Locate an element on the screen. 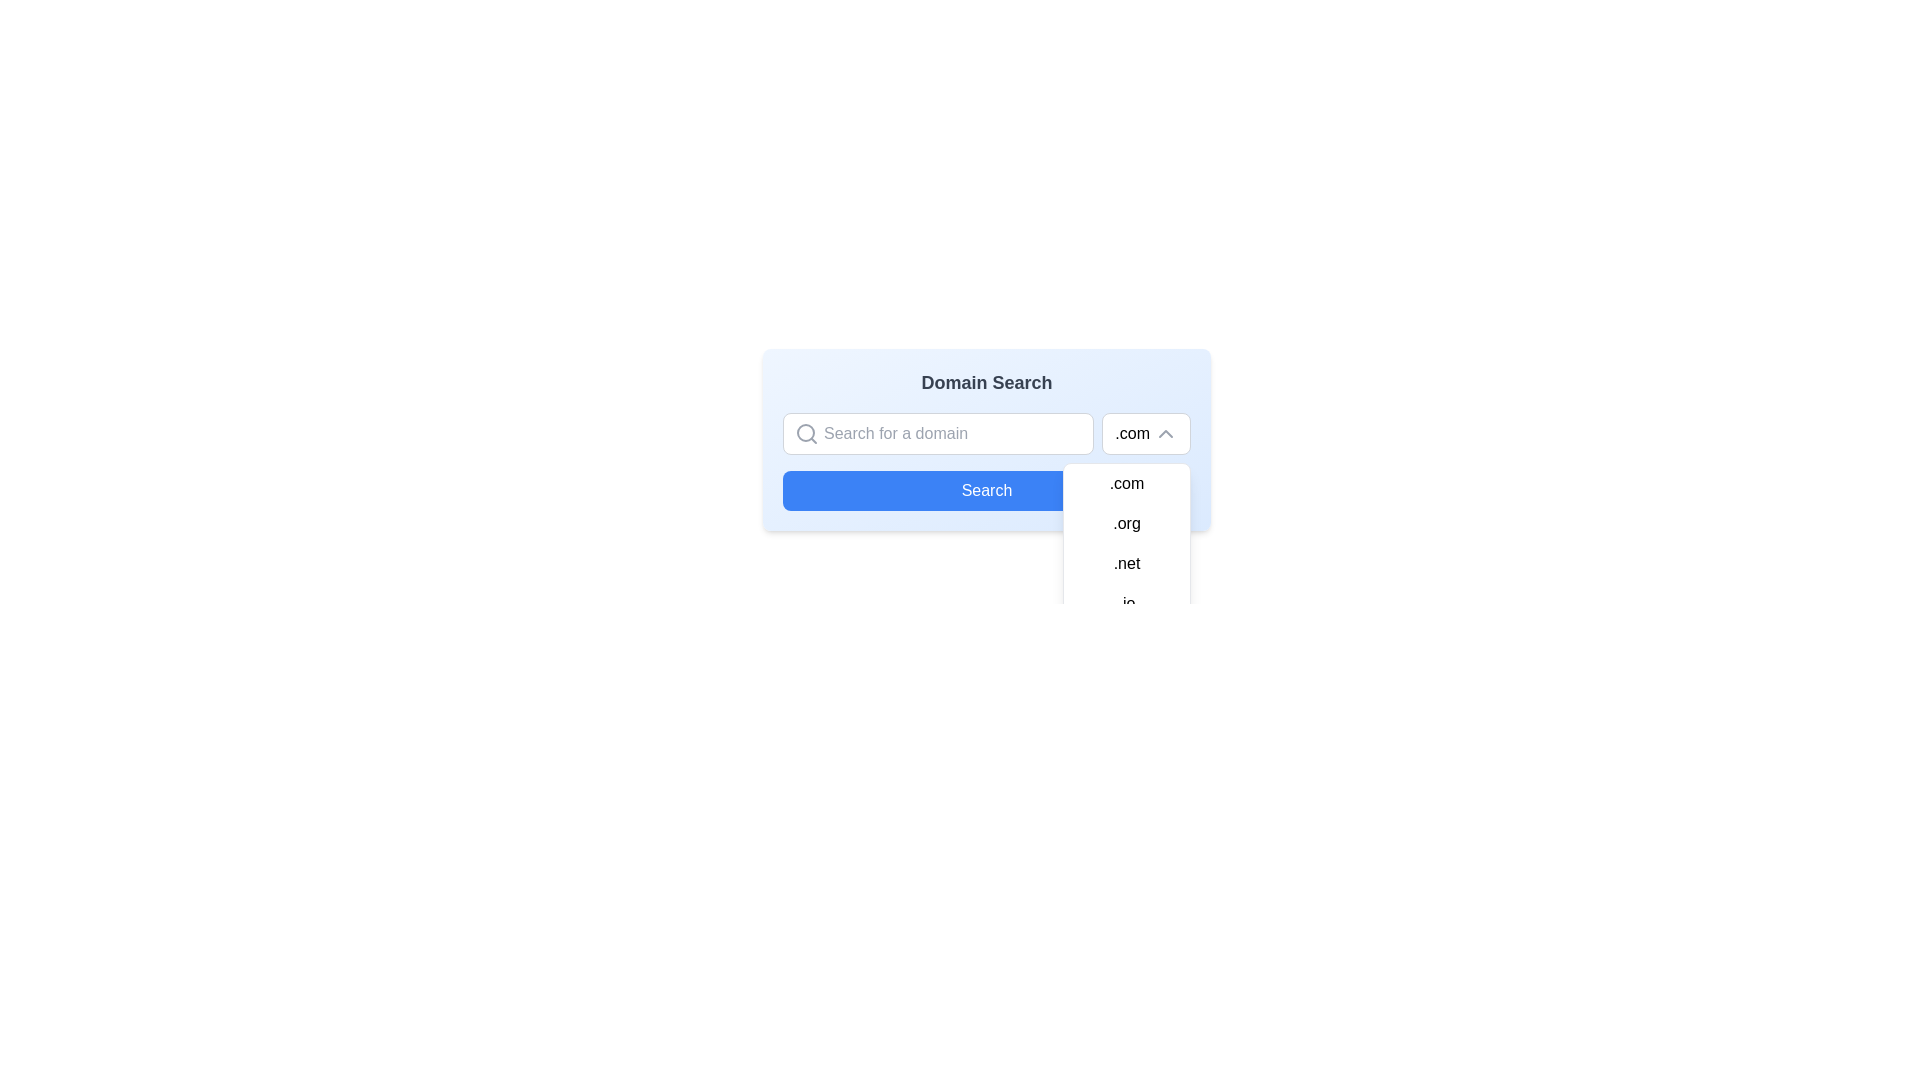  the '.org' option in the dropdown list located to the right of the search bar, which is the second item in the list is located at coordinates (1127, 523).